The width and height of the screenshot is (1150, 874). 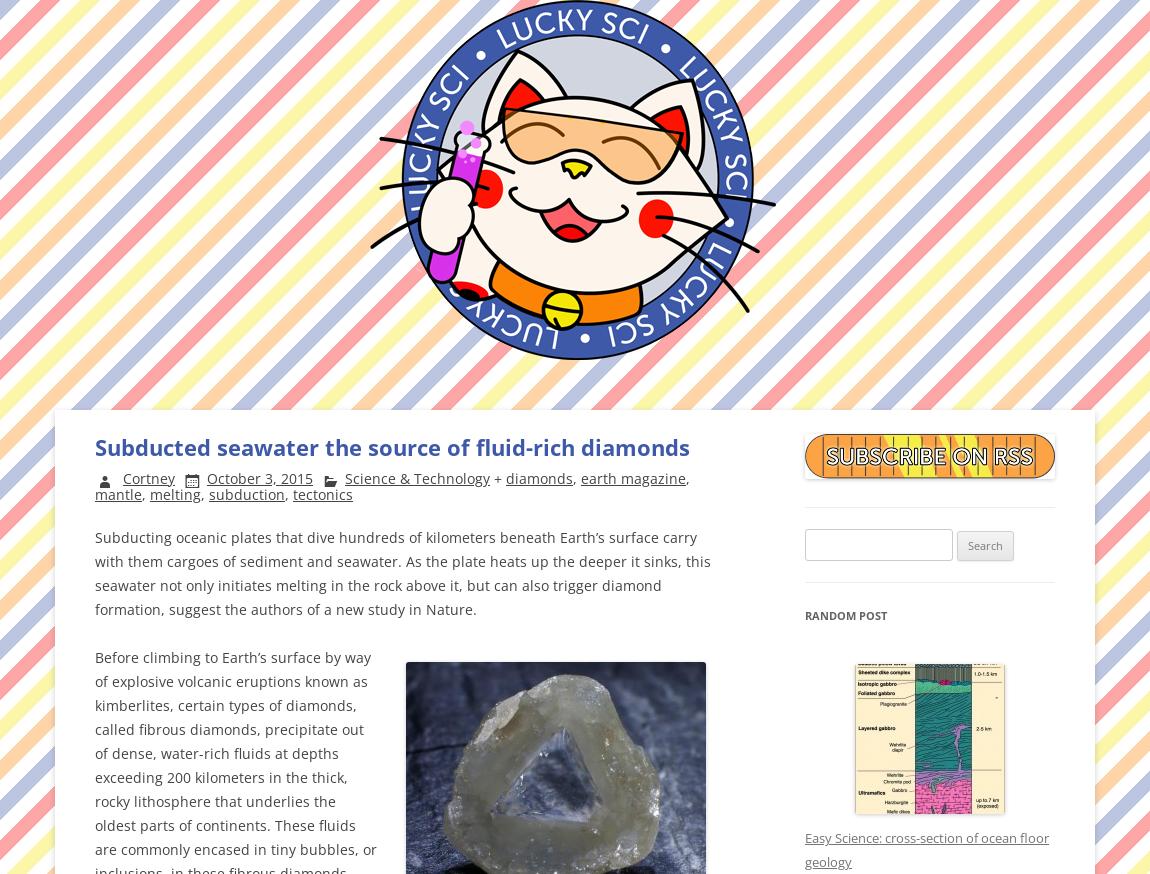 What do you see at coordinates (539, 476) in the screenshot?
I see `'diamonds'` at bounding box center [539, 476].